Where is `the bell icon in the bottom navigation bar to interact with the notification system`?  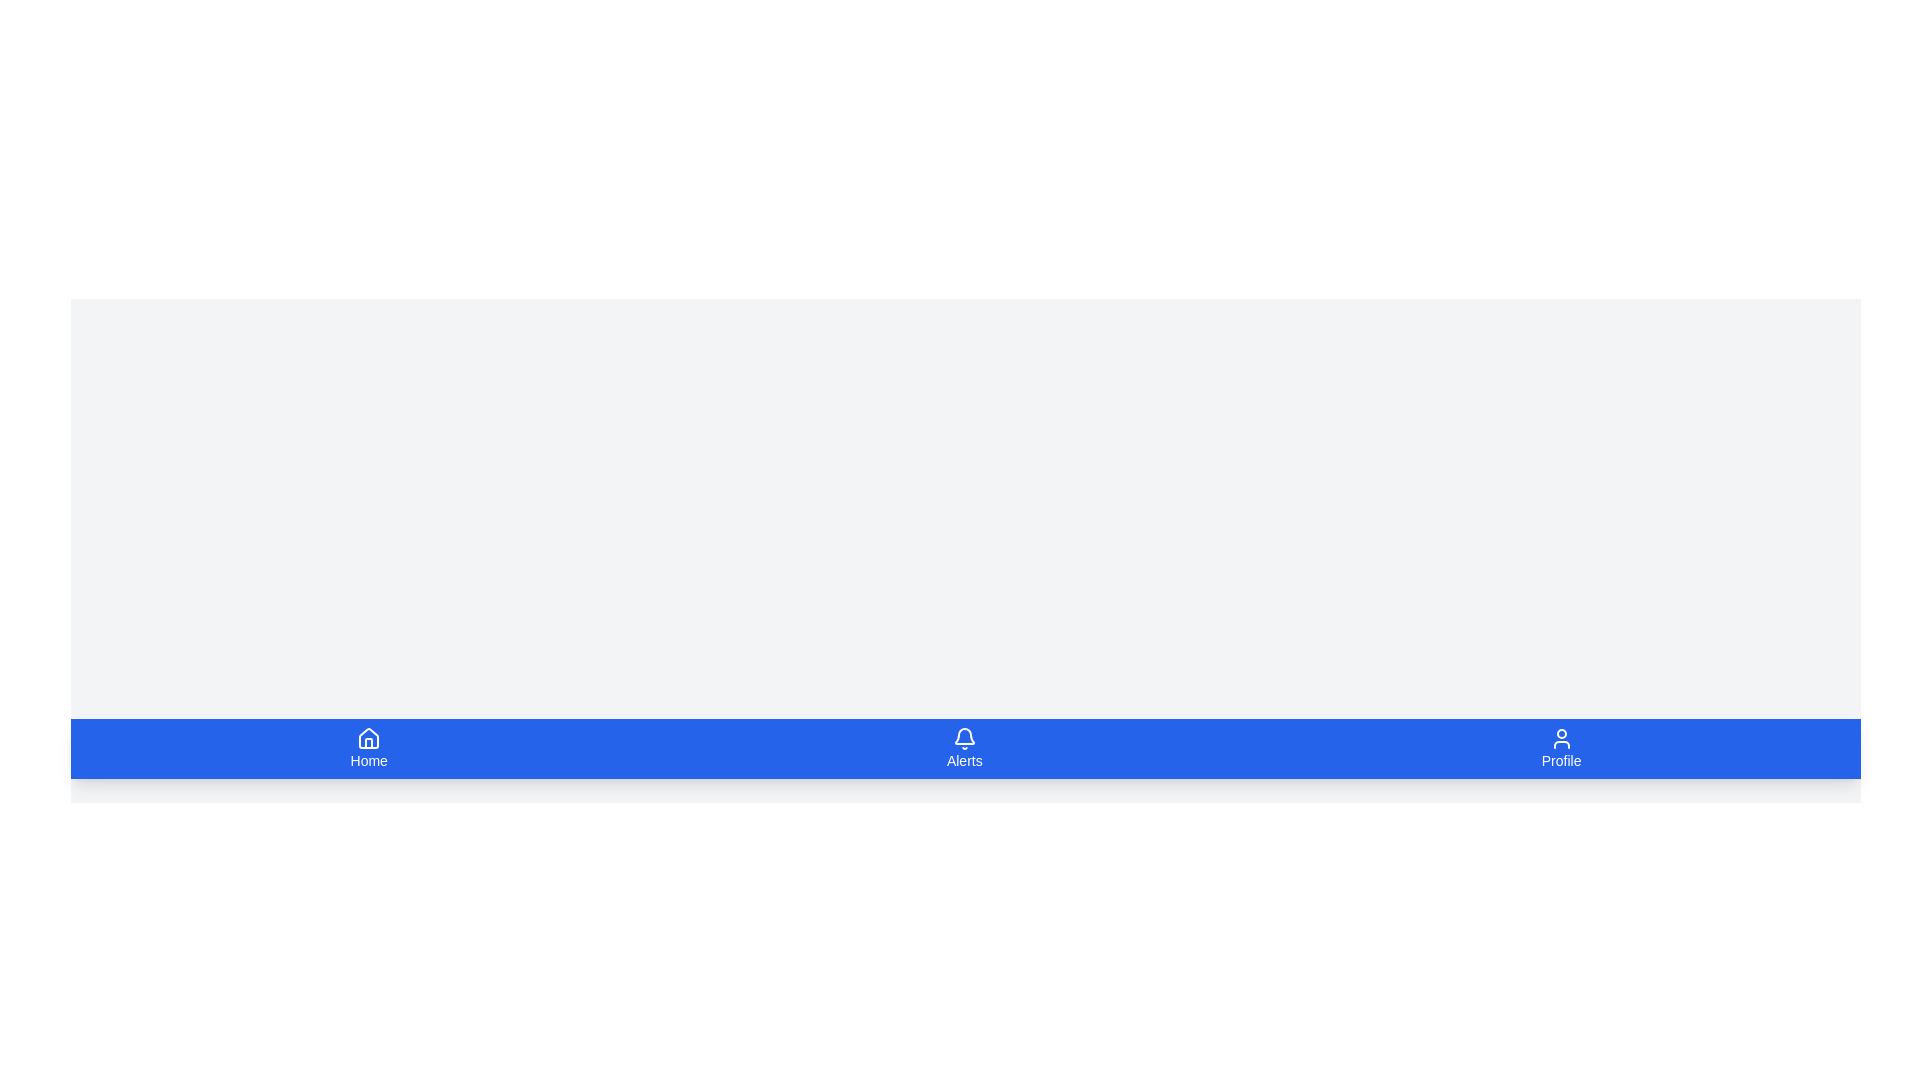 the bell icon in the bottom navigation bar to interact with the notification system is located at coordinates (964, 736).